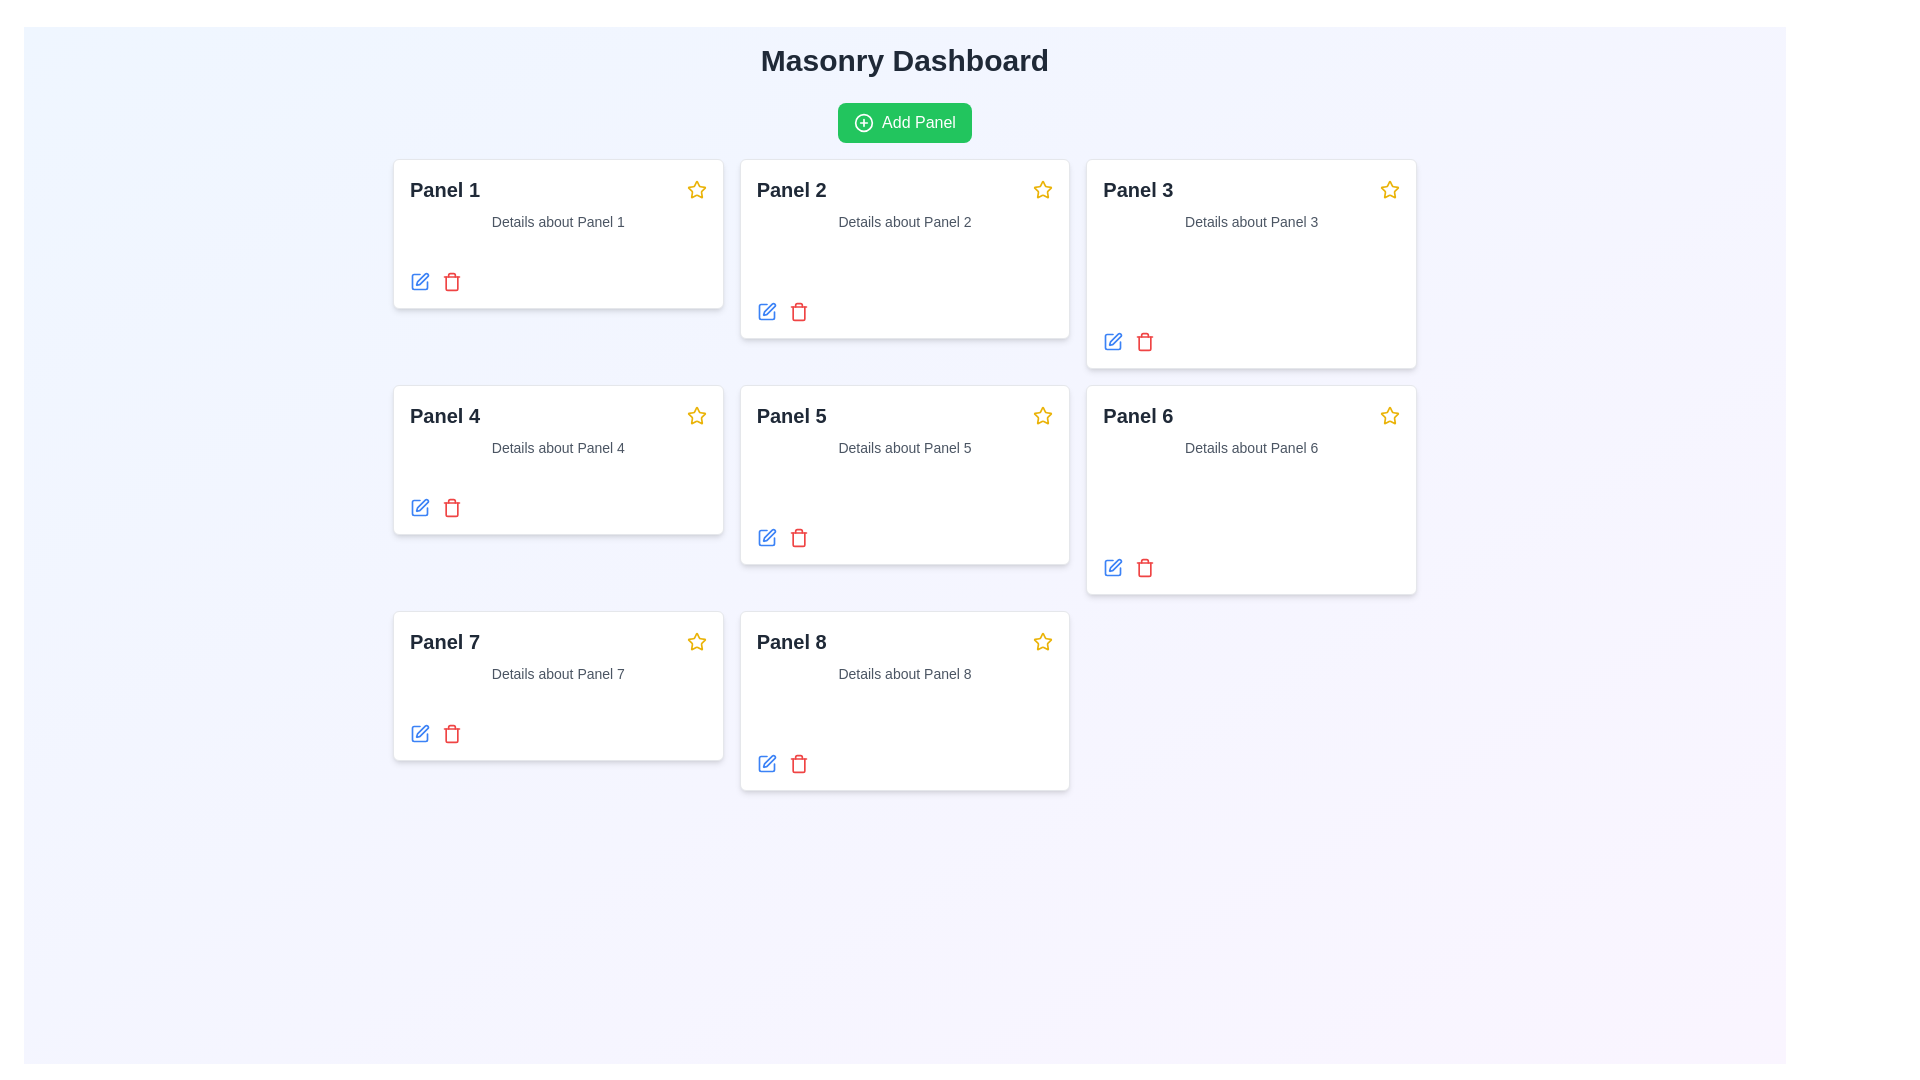 This screenshot has height=1080, width=1920. What do you see at coordinates (903, 674) in the screenshot?
I see `the Static Text element that reads 'Details about Panel 8' located within the 'Panel 8' card component, positioned below the header 'Panel 8'` at bounding box center [903, 674].